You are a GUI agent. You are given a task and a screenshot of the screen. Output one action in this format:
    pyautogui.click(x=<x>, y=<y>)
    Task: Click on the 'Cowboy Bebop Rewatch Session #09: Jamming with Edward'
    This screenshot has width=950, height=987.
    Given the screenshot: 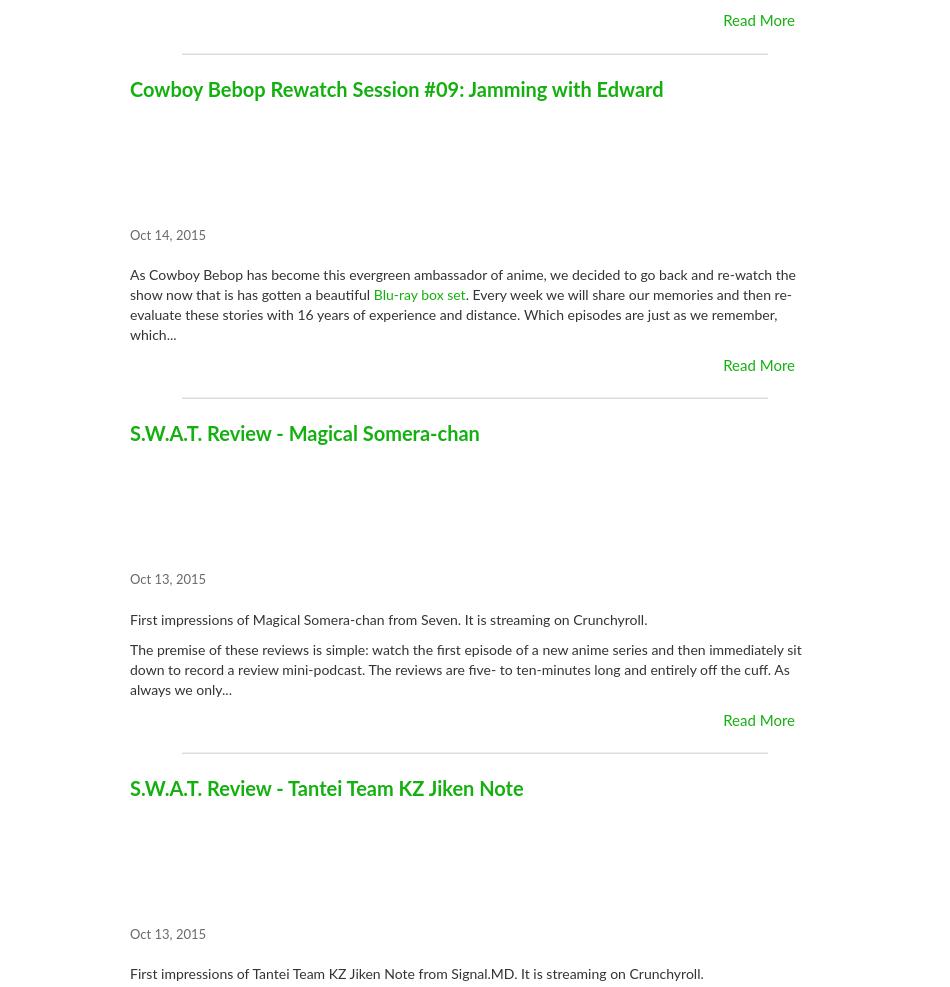 What is the action you would take?
    pyautogui.click(x=395, y=90)
    